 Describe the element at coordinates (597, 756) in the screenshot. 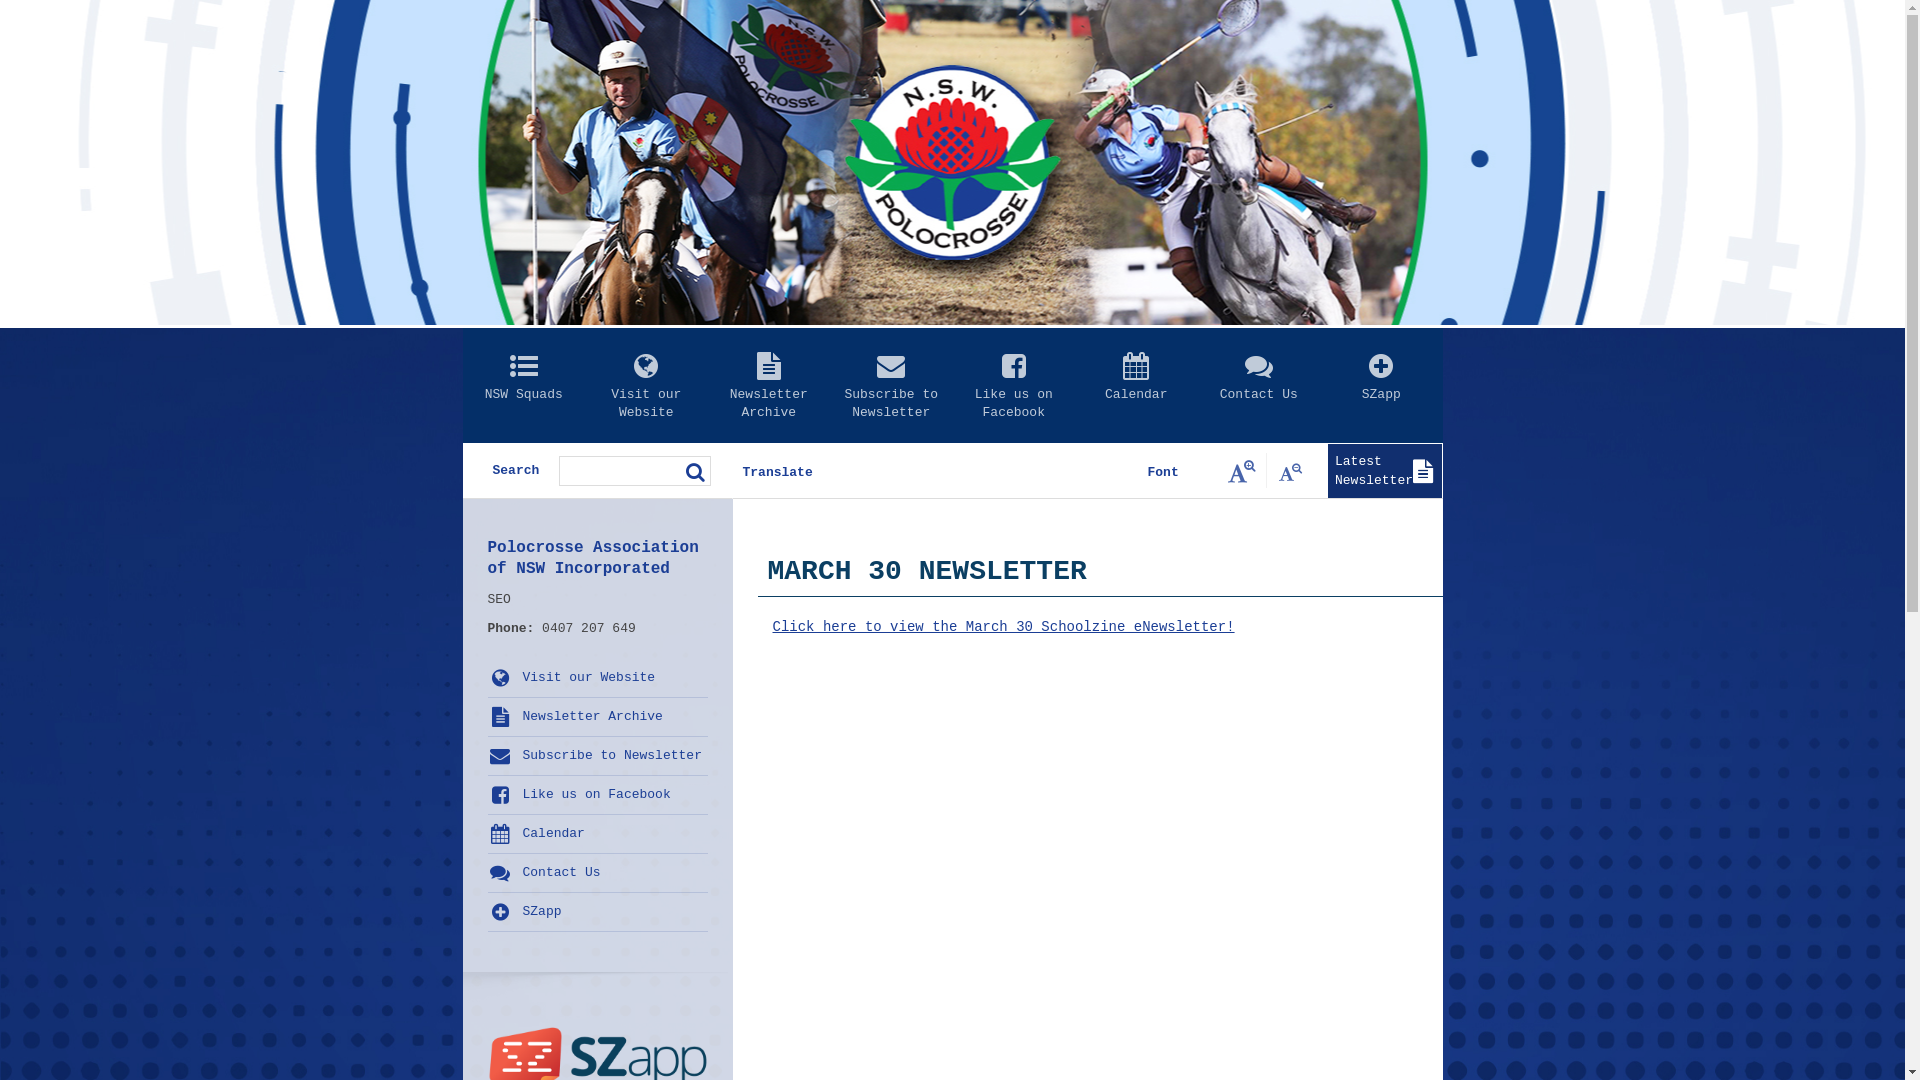

I see `'Subscribe to Newsletter'` at that location.